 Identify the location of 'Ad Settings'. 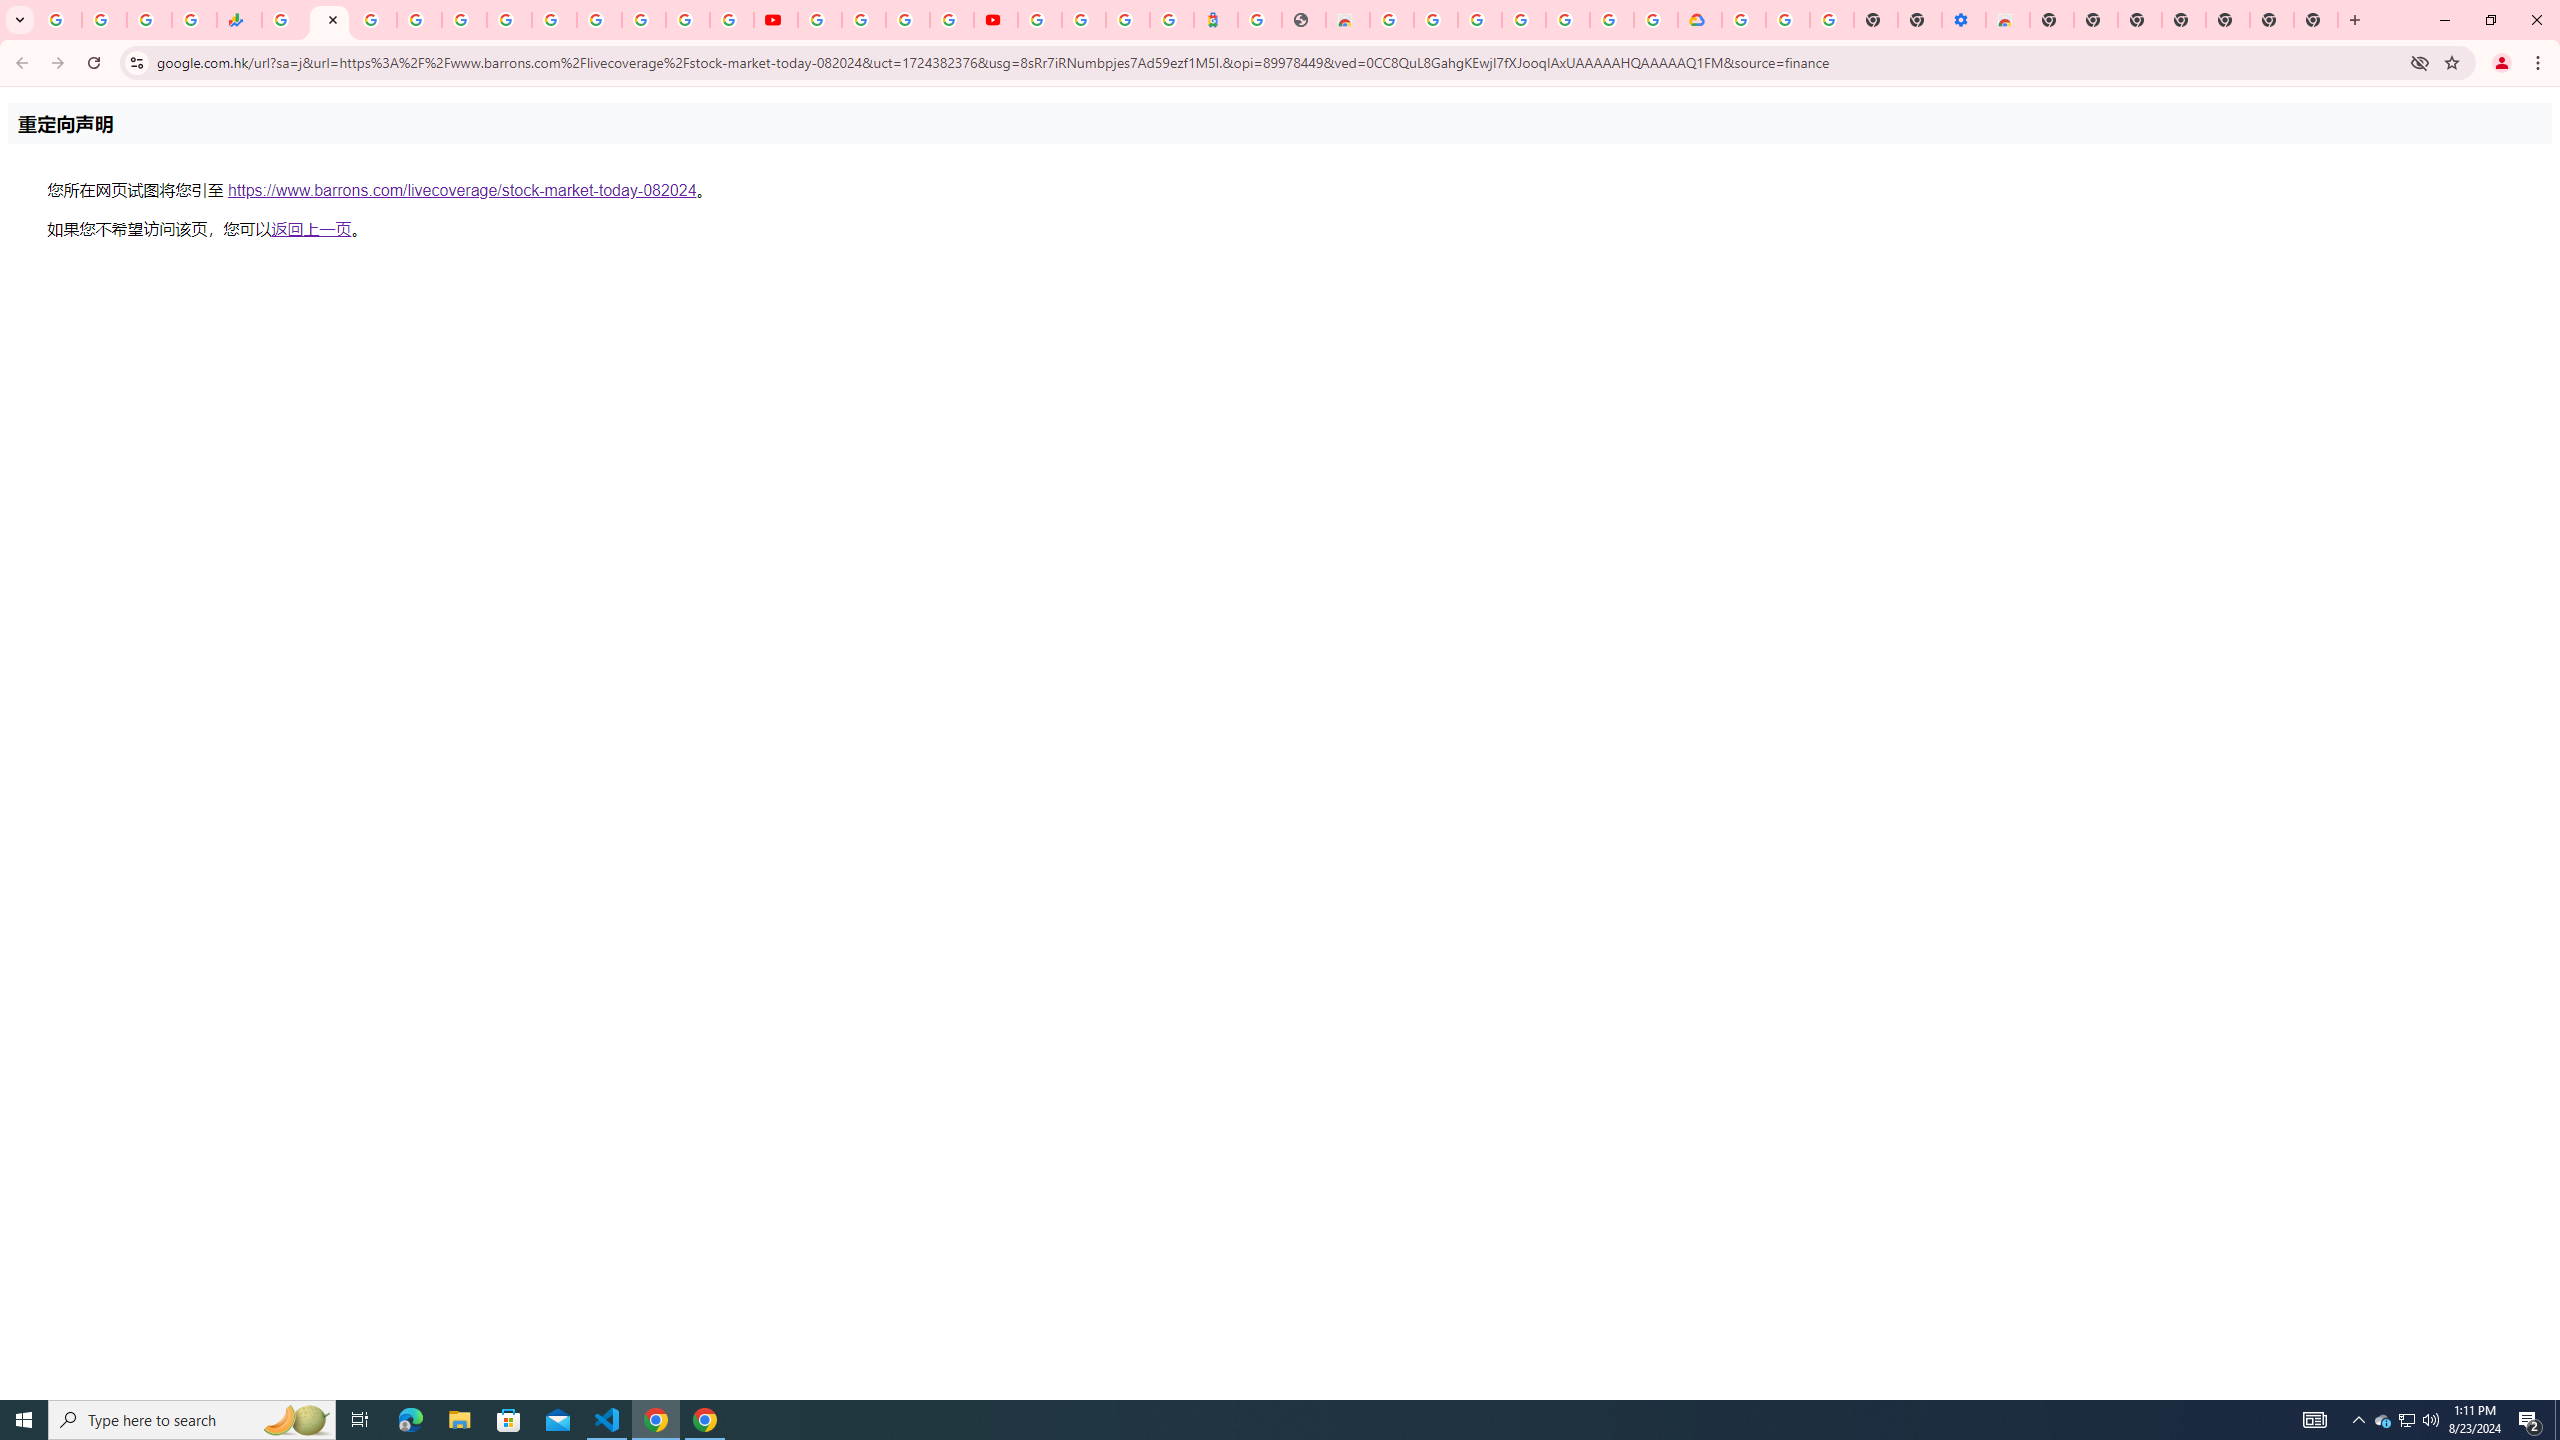
(1435, 19).